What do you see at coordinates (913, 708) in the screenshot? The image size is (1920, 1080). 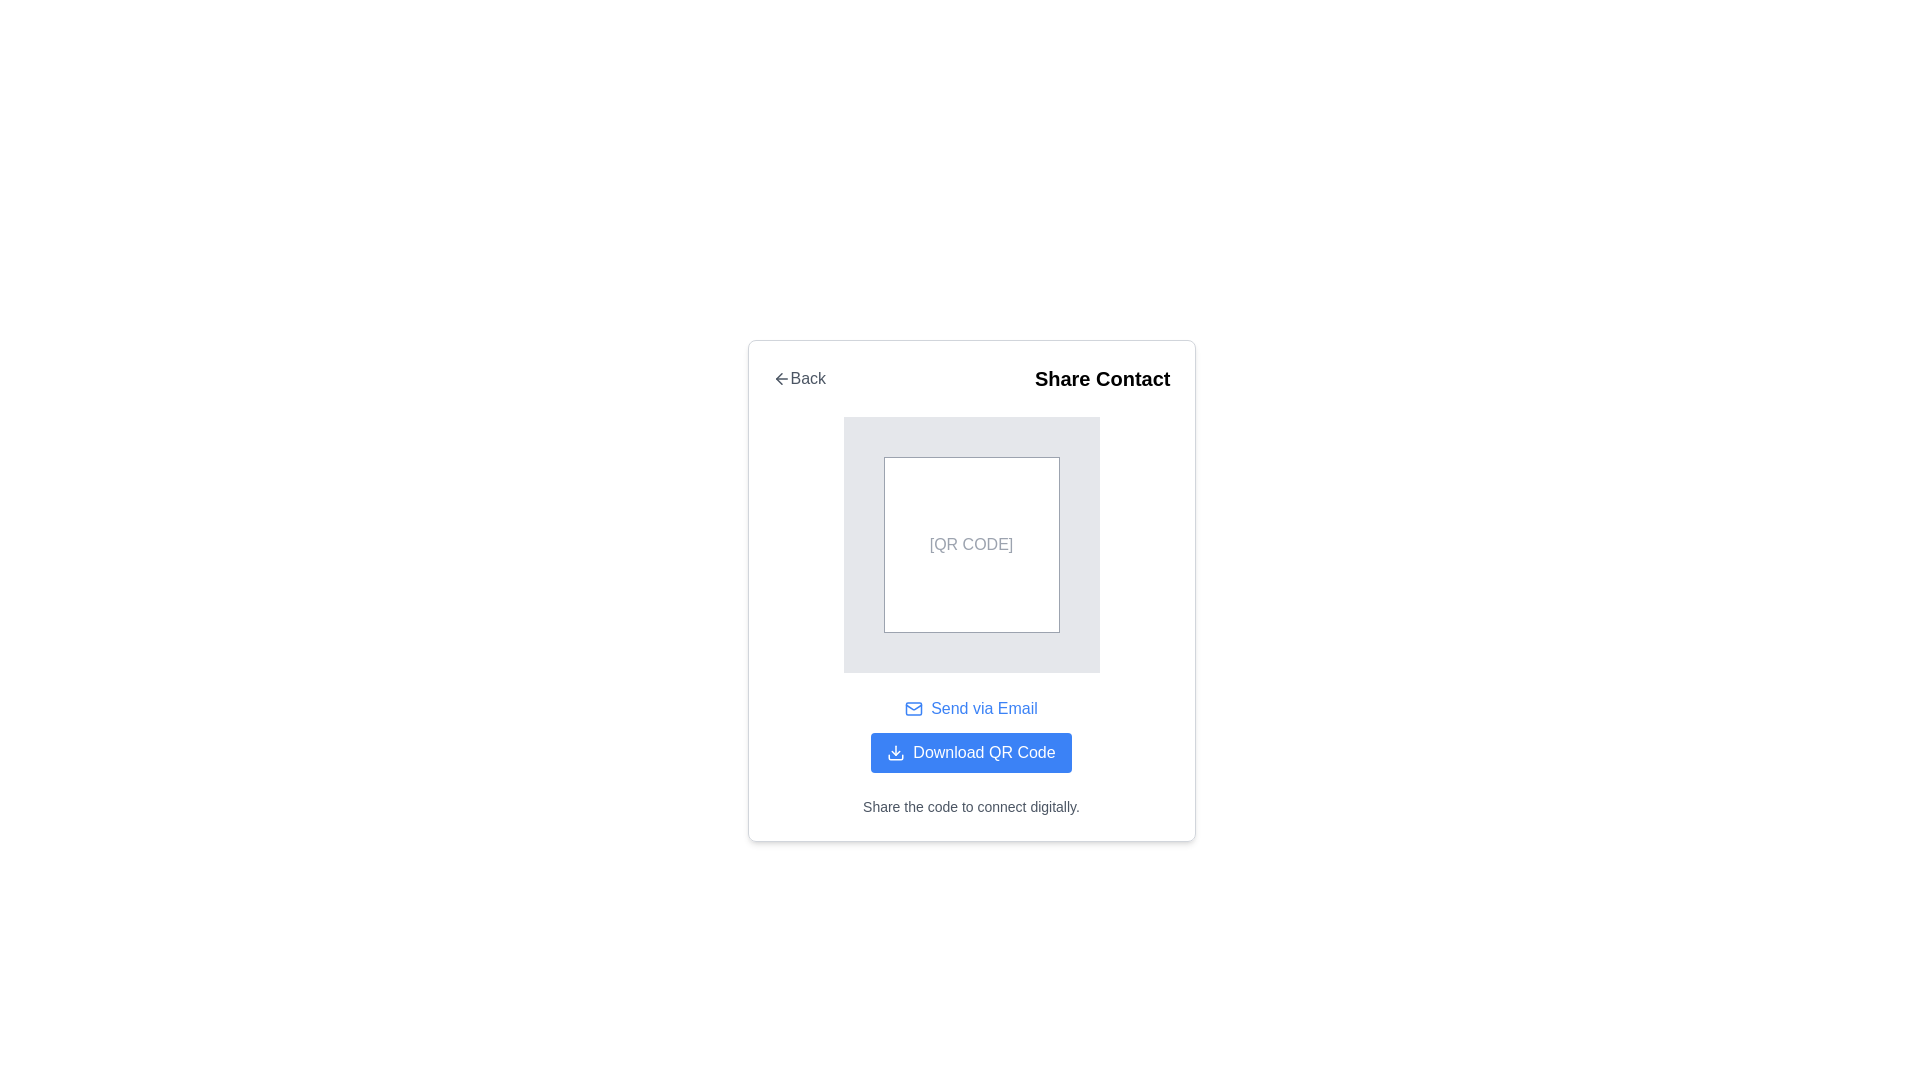 I see `the email icon located to the left of the 'Send via Email' text` at bounding box center [913, 708].